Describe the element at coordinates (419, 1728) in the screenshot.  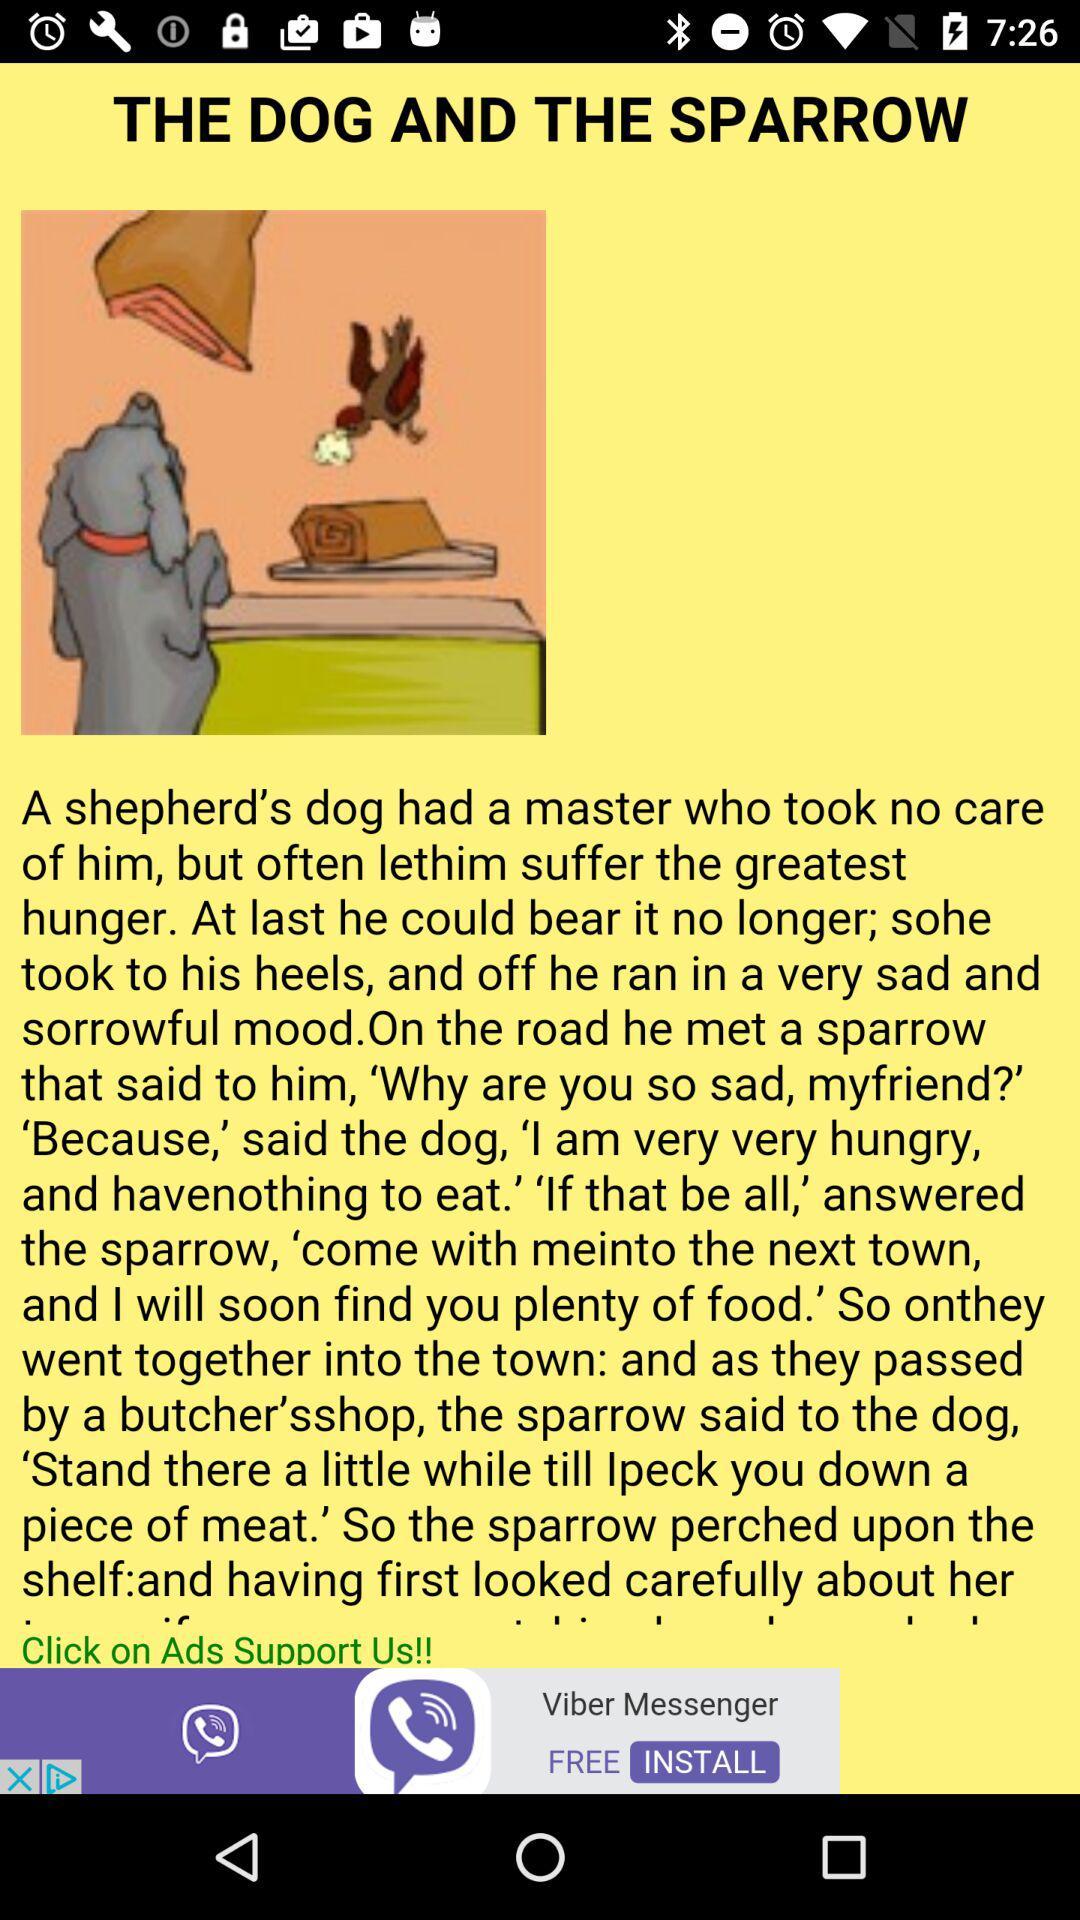
I see `open advertisement` at that location.